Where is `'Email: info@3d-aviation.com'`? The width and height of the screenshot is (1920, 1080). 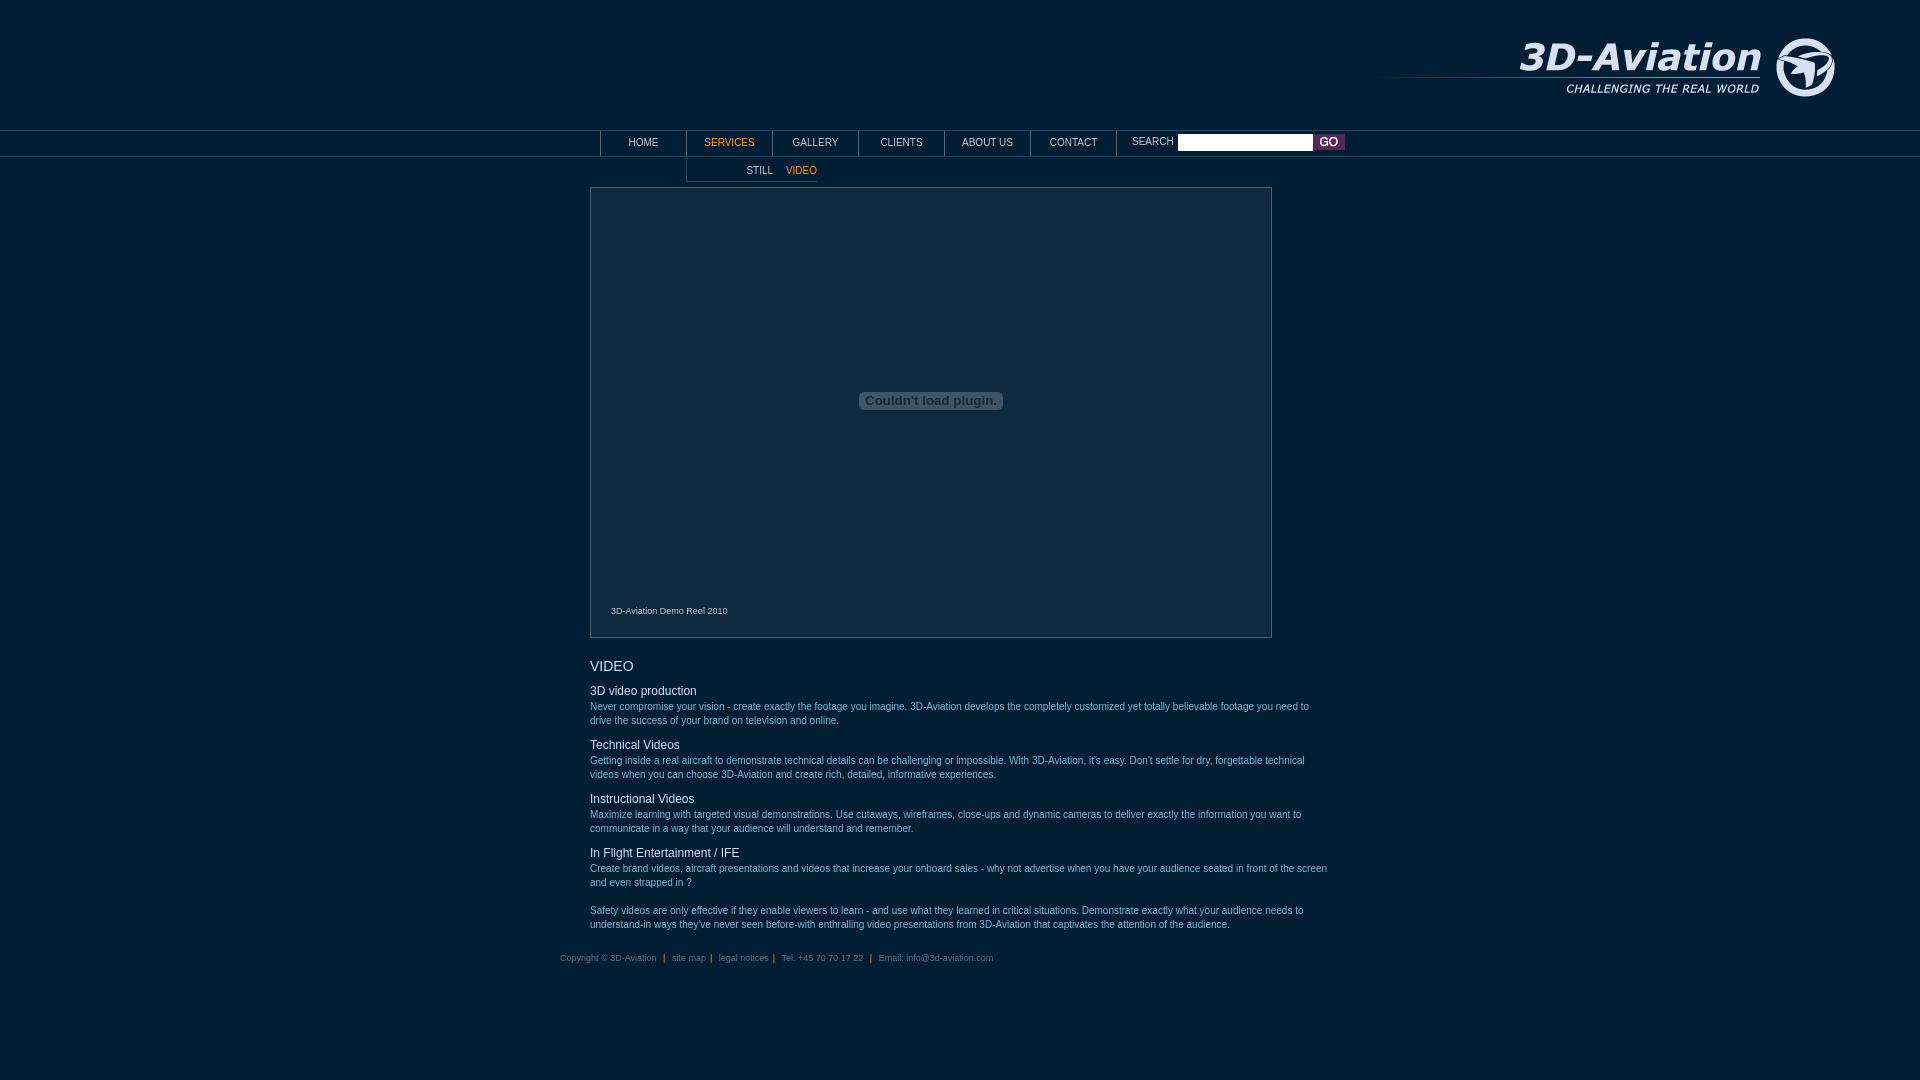 'Email: info@3d-aviation.com' is located at coordinates (933, 956).